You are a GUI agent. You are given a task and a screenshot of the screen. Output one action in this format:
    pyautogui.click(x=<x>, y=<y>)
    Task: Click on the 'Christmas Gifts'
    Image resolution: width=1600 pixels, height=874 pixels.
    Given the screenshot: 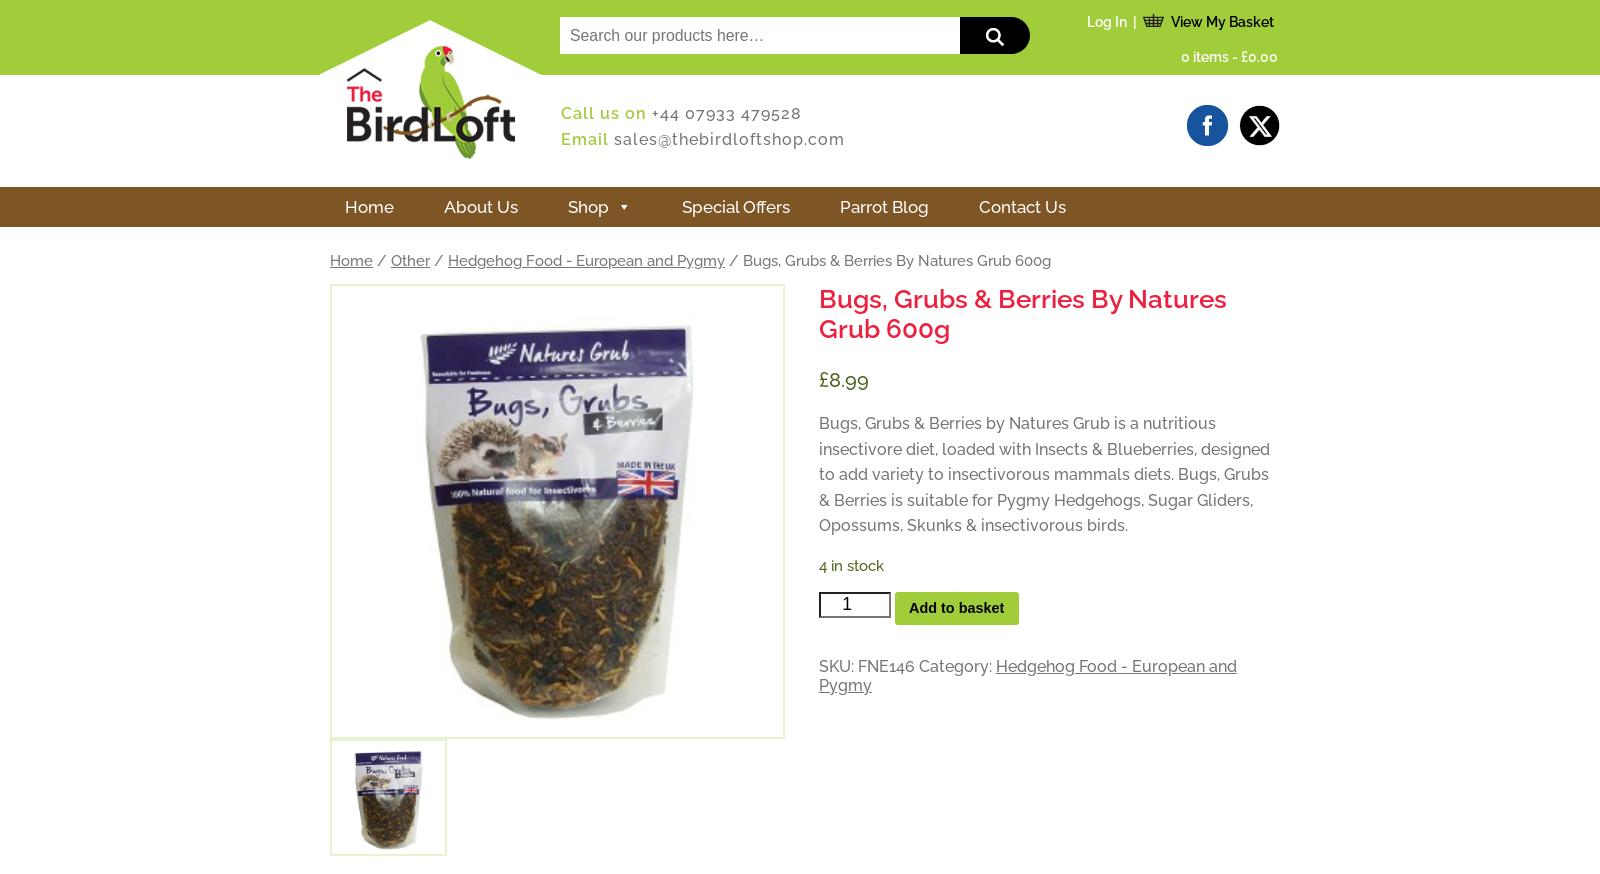 What is the action you would take?
    pyautogui.click(x=1152, y=750)
    